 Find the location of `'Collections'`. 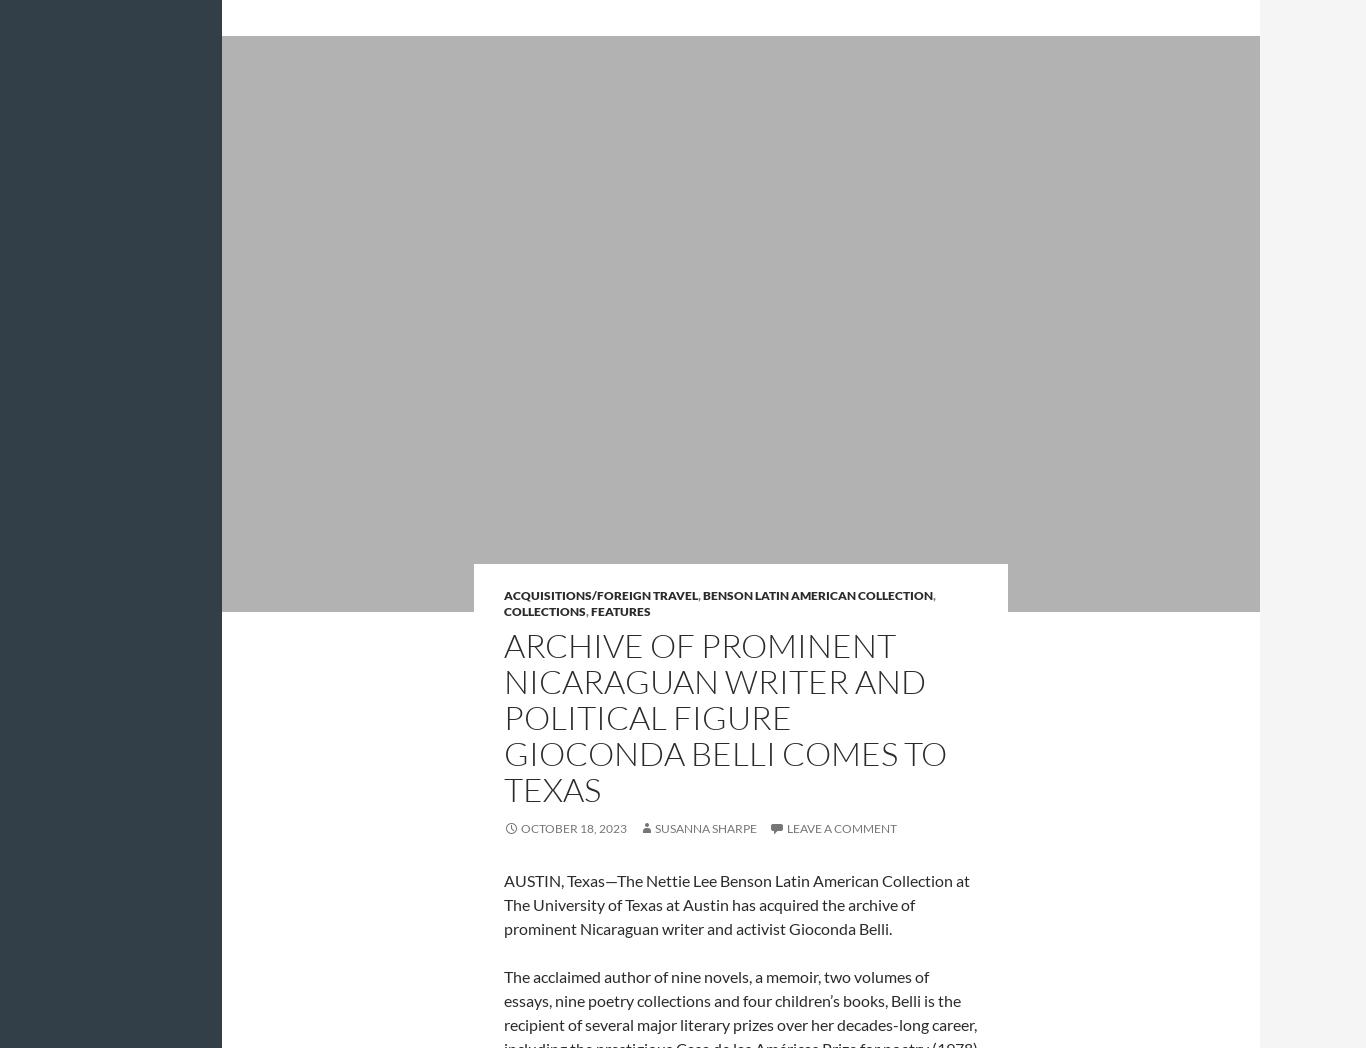

'Collections' is located at coordinates (545, 610).